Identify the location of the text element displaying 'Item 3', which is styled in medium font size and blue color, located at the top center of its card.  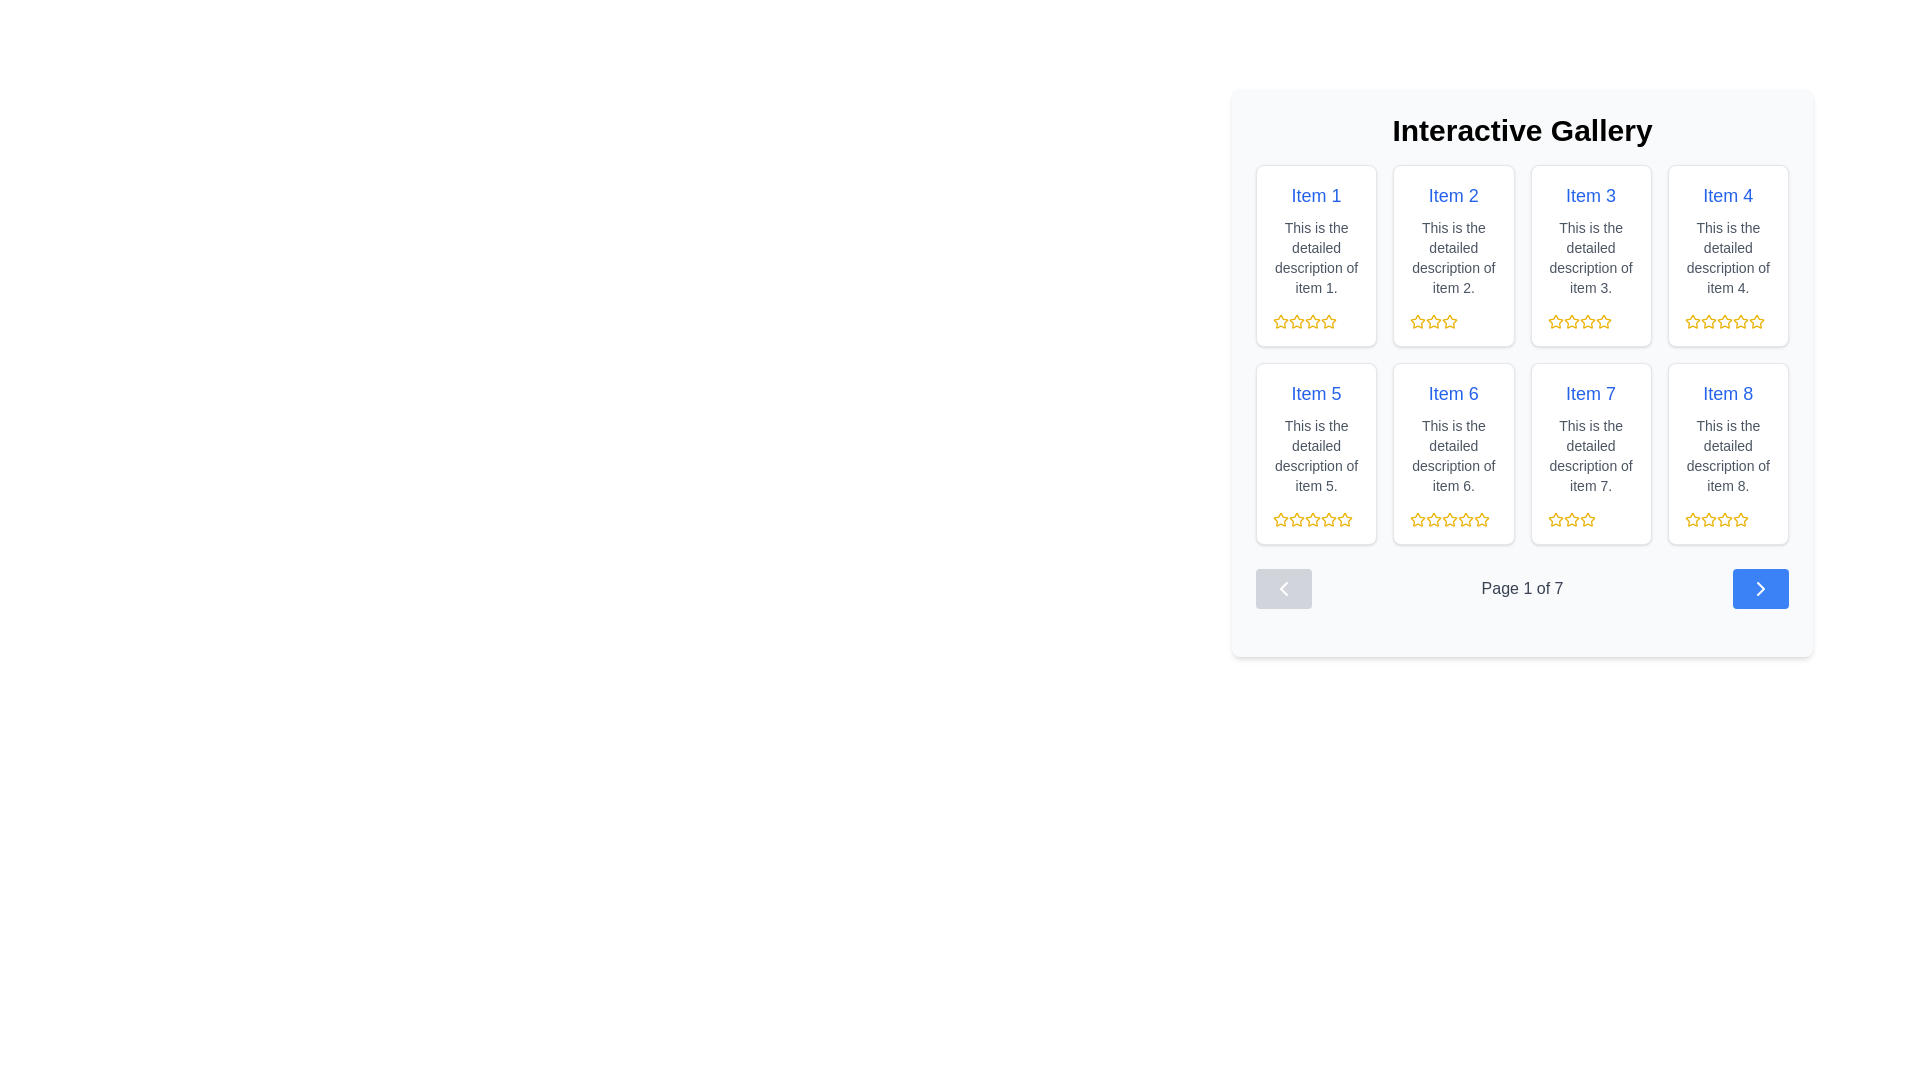
(1590, 196).